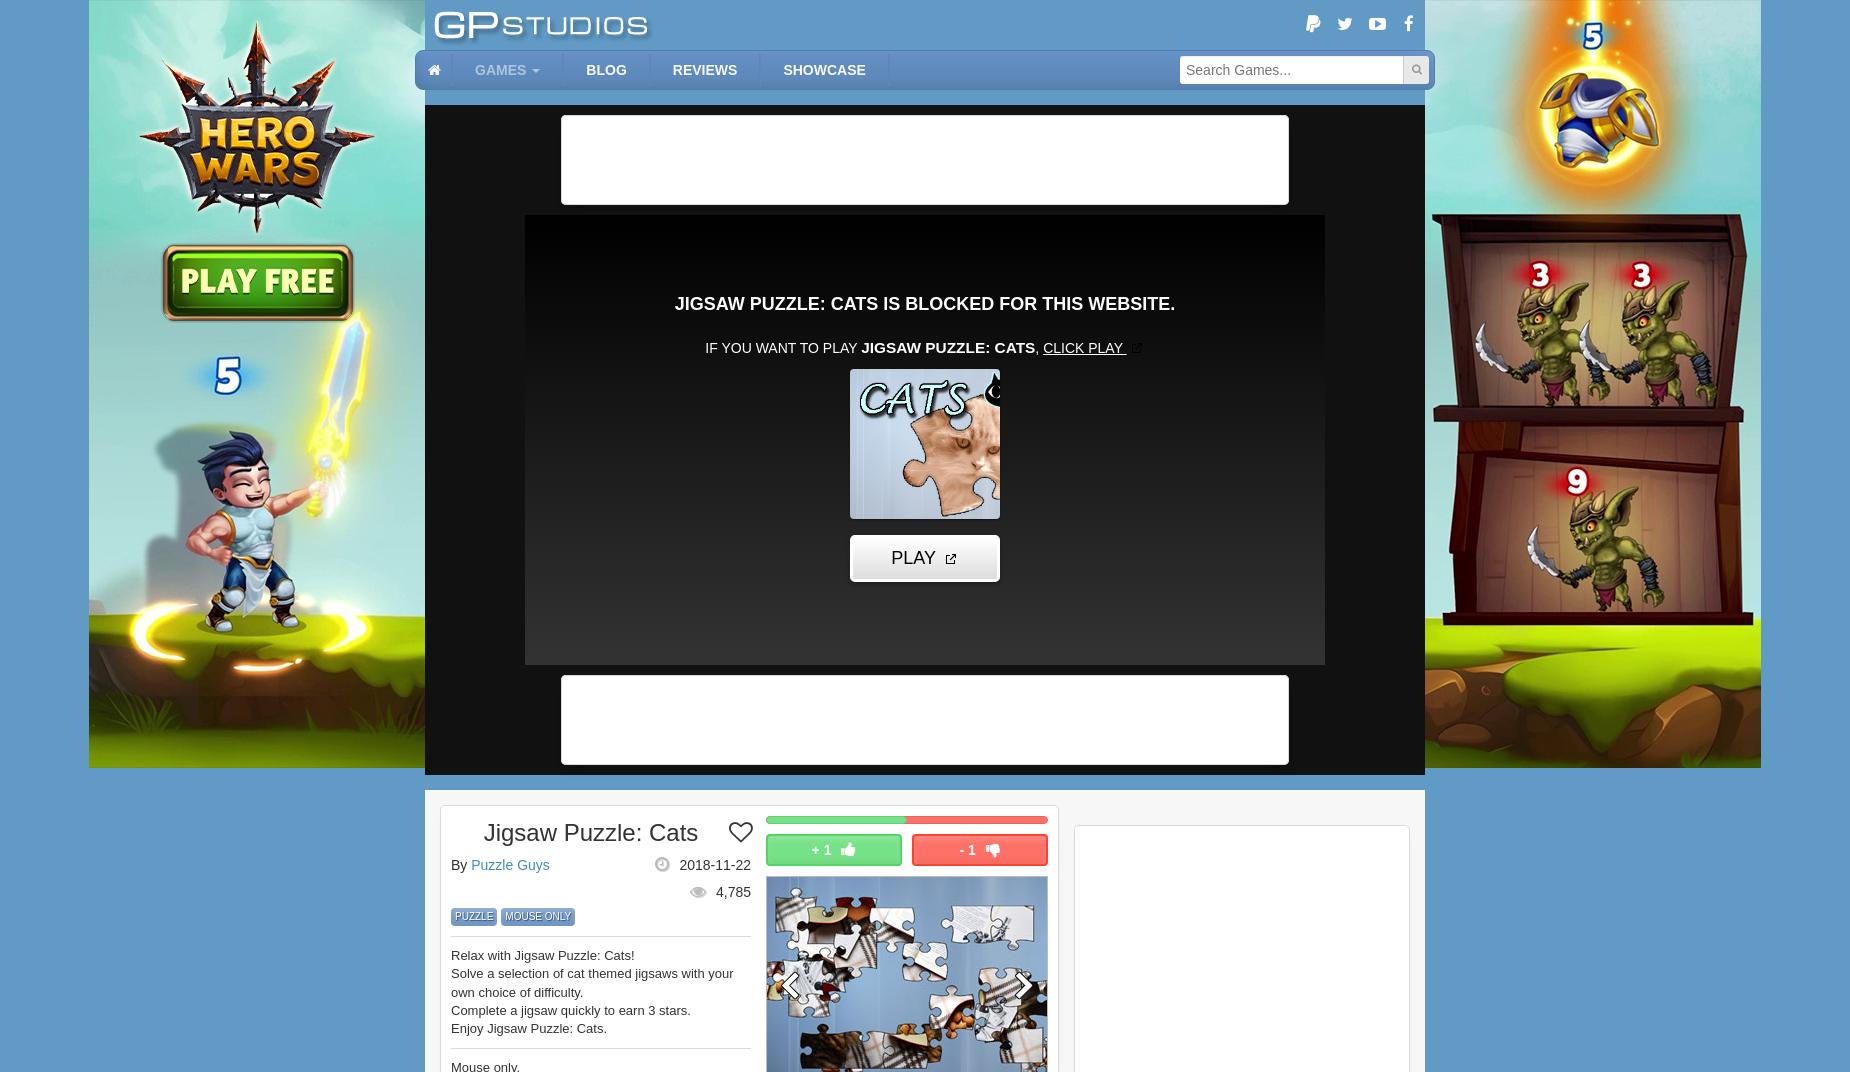 The width and height of the screenshot is (1850, 1072). Describe the element at coordinates (590, 831) in the screenshot. I see `'Jigsaw Puzzle: Cats'` at that location.